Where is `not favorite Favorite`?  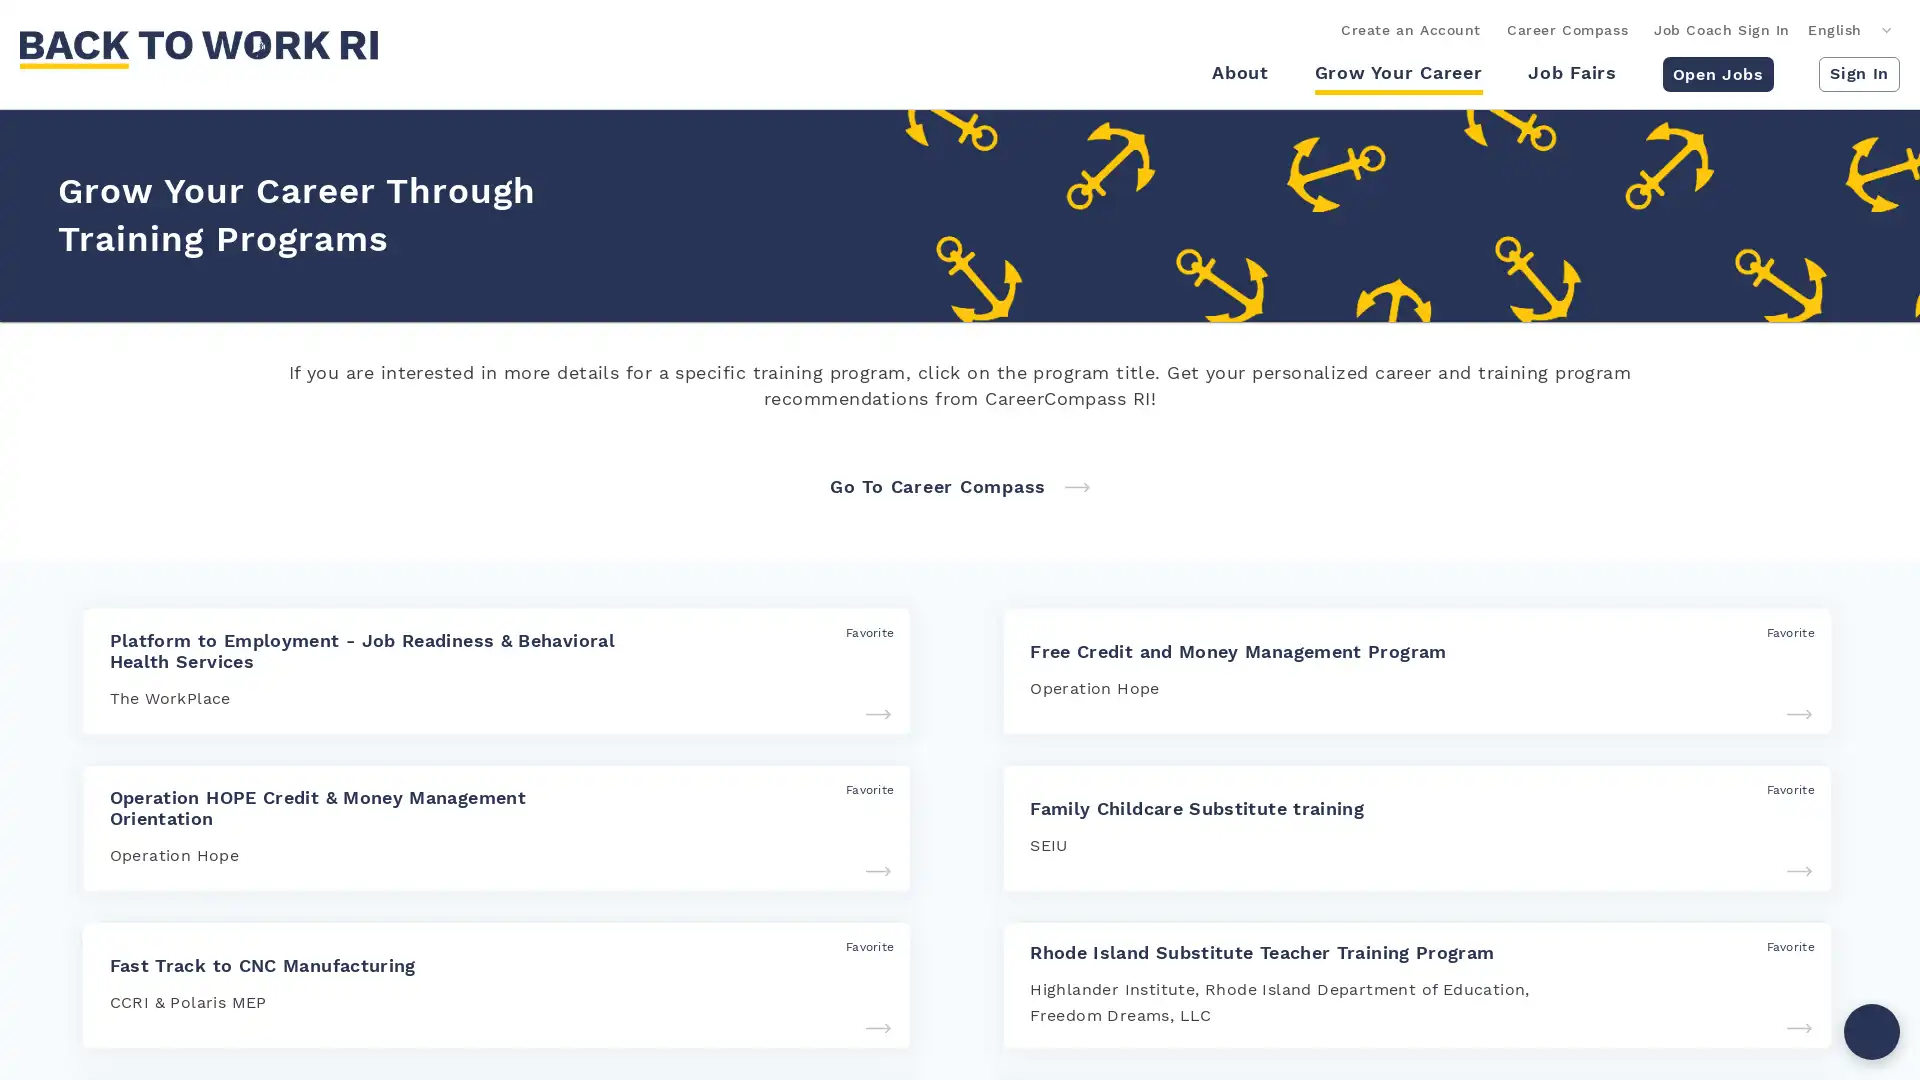
not favorite Favorite is located at coordinates (1779, 632).